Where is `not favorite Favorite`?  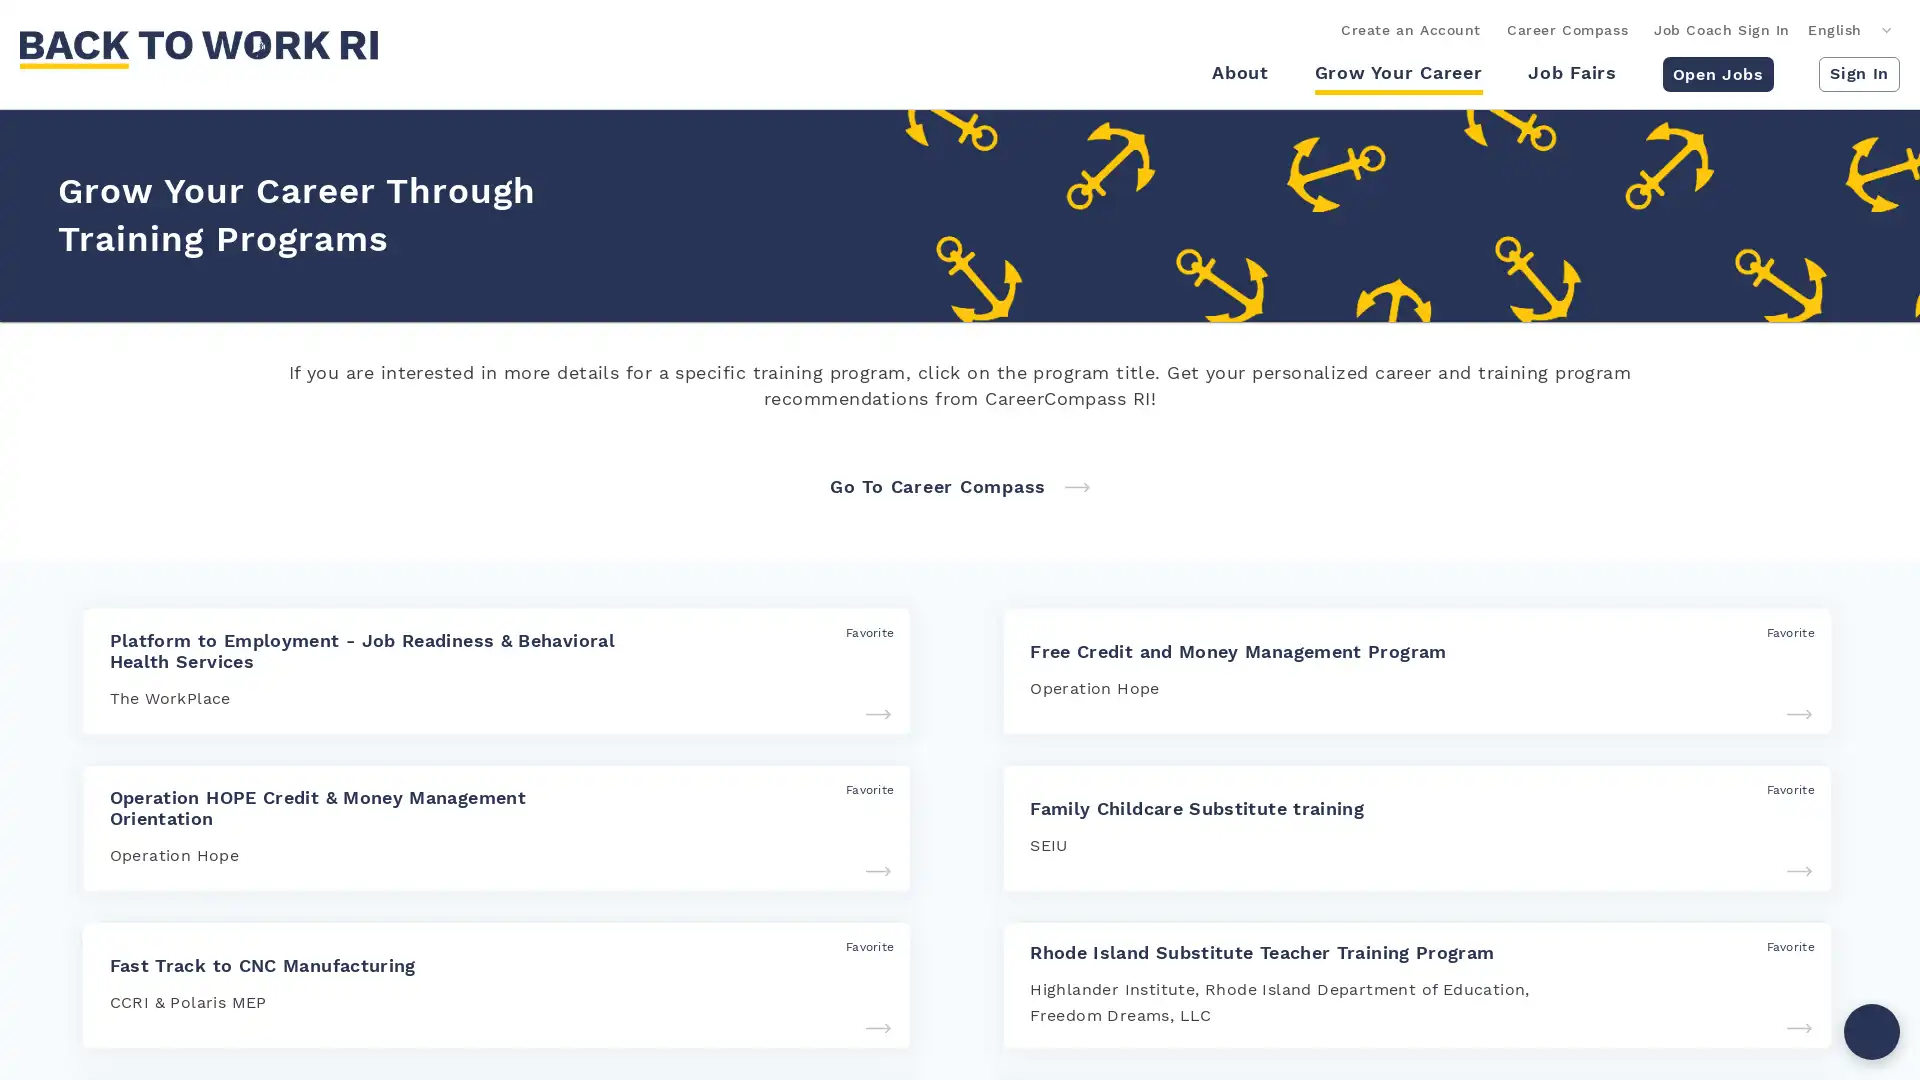
not favorite Favorite is located at coordinates (1779, 632).